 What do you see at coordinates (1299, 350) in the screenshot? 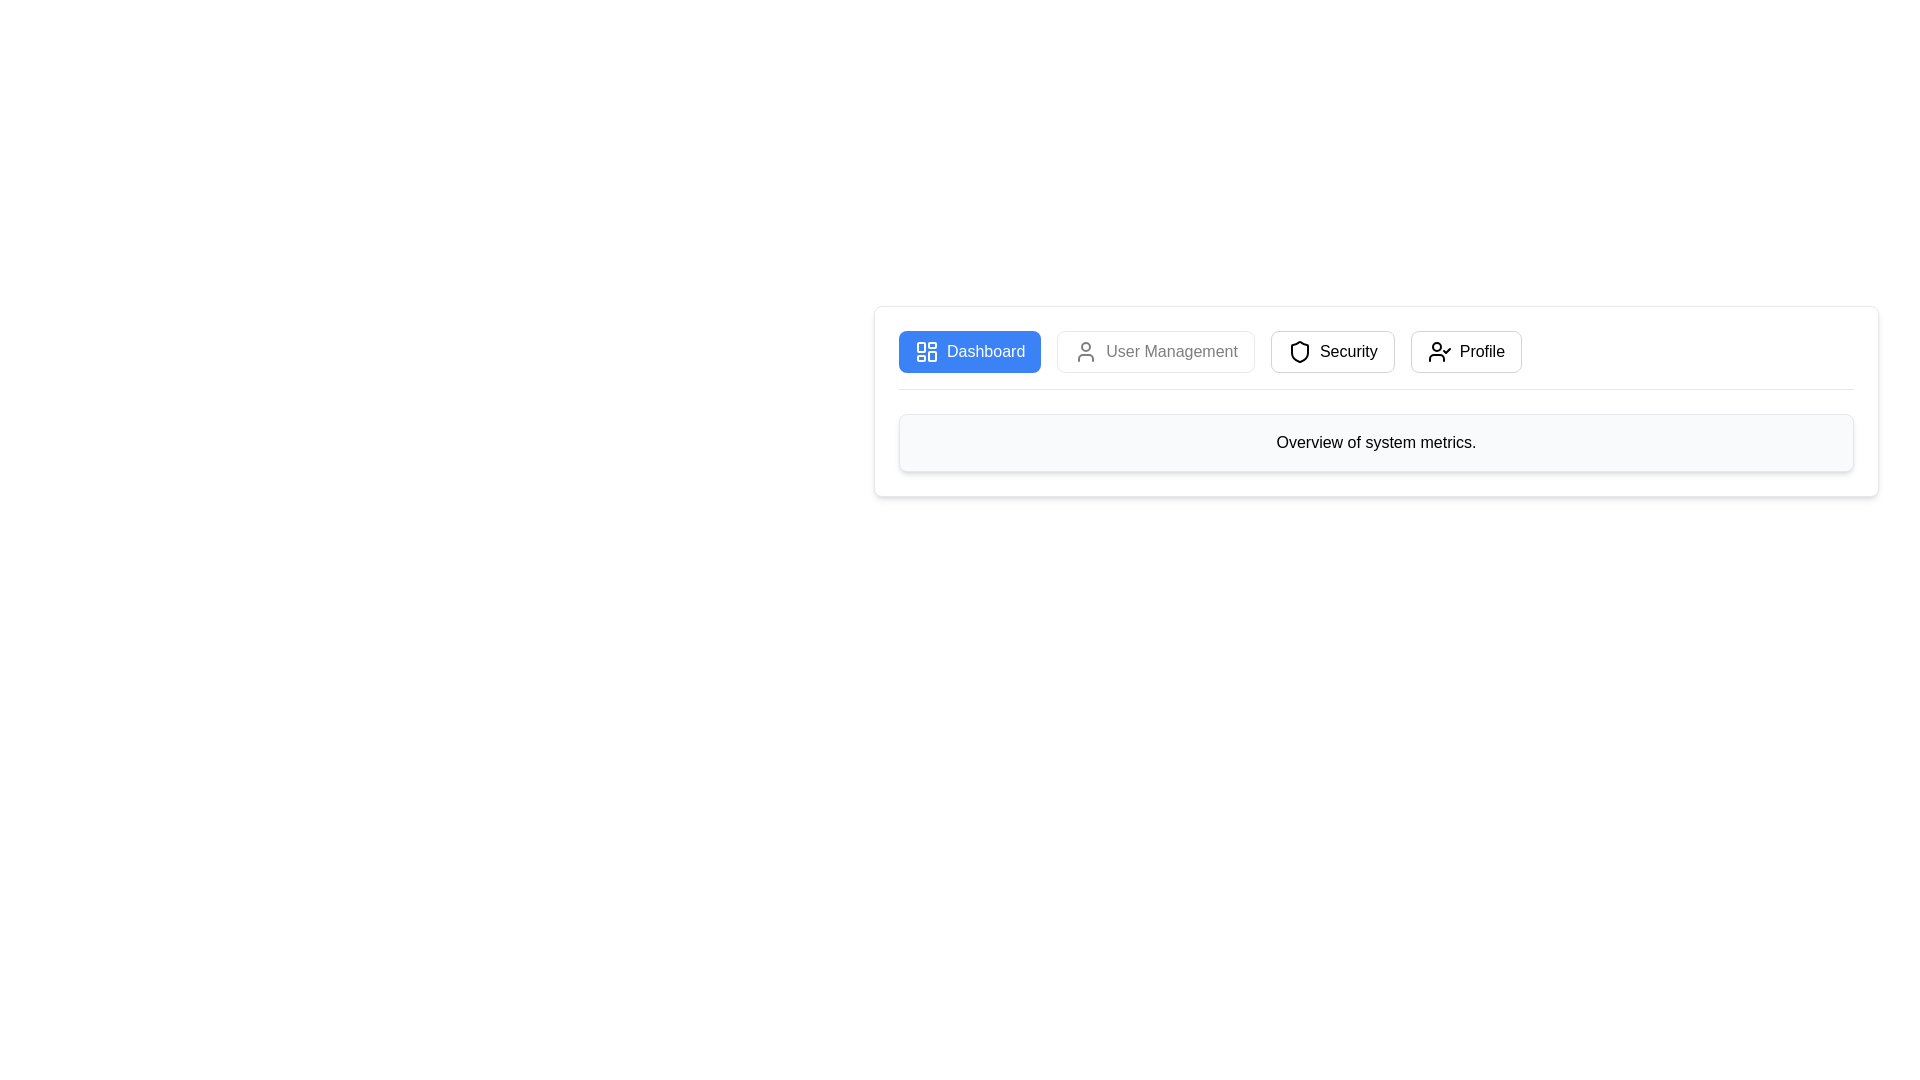
I see `the graphical representation of the shield icon located in the 'Security' tab of the navigation bar, situated between the 'User Management' and 'Profile' tabs` at bounding box center [1299, 350].